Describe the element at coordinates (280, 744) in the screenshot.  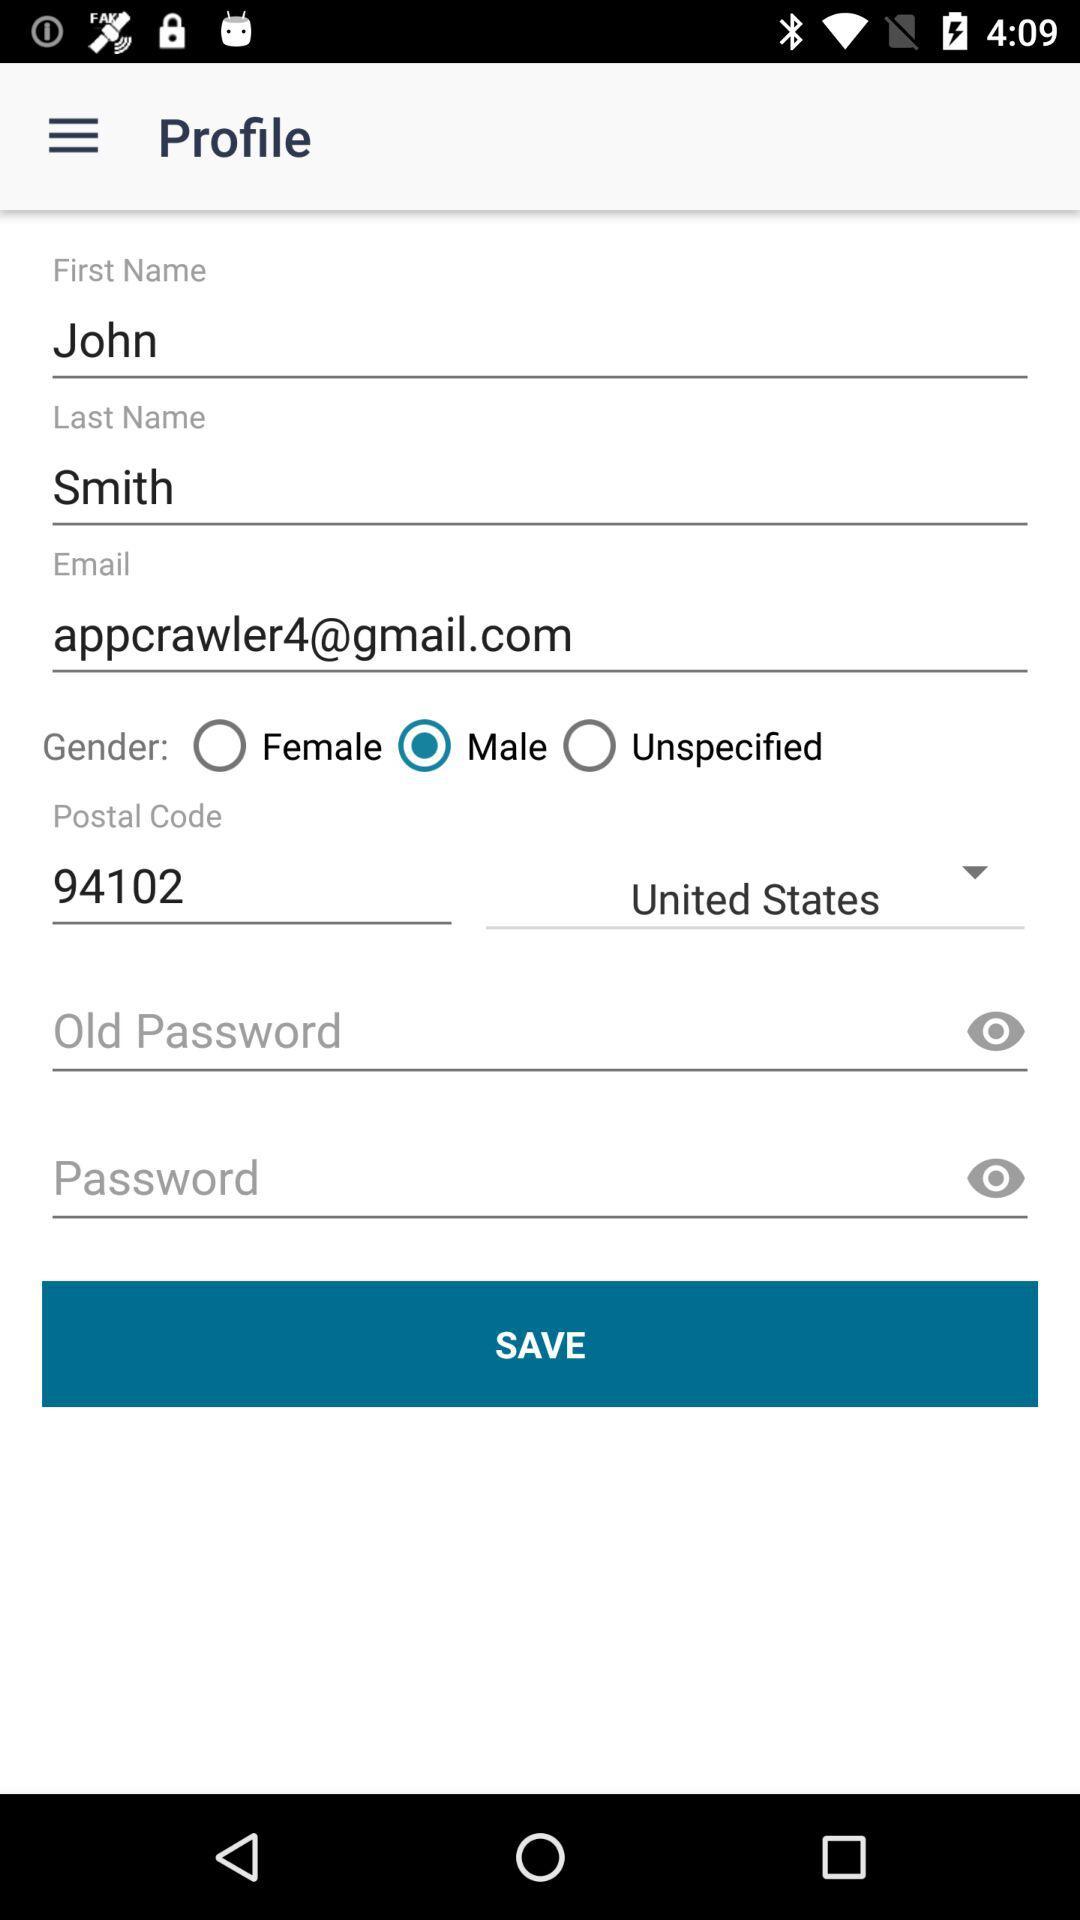
I see `icon above 94102` at that location.